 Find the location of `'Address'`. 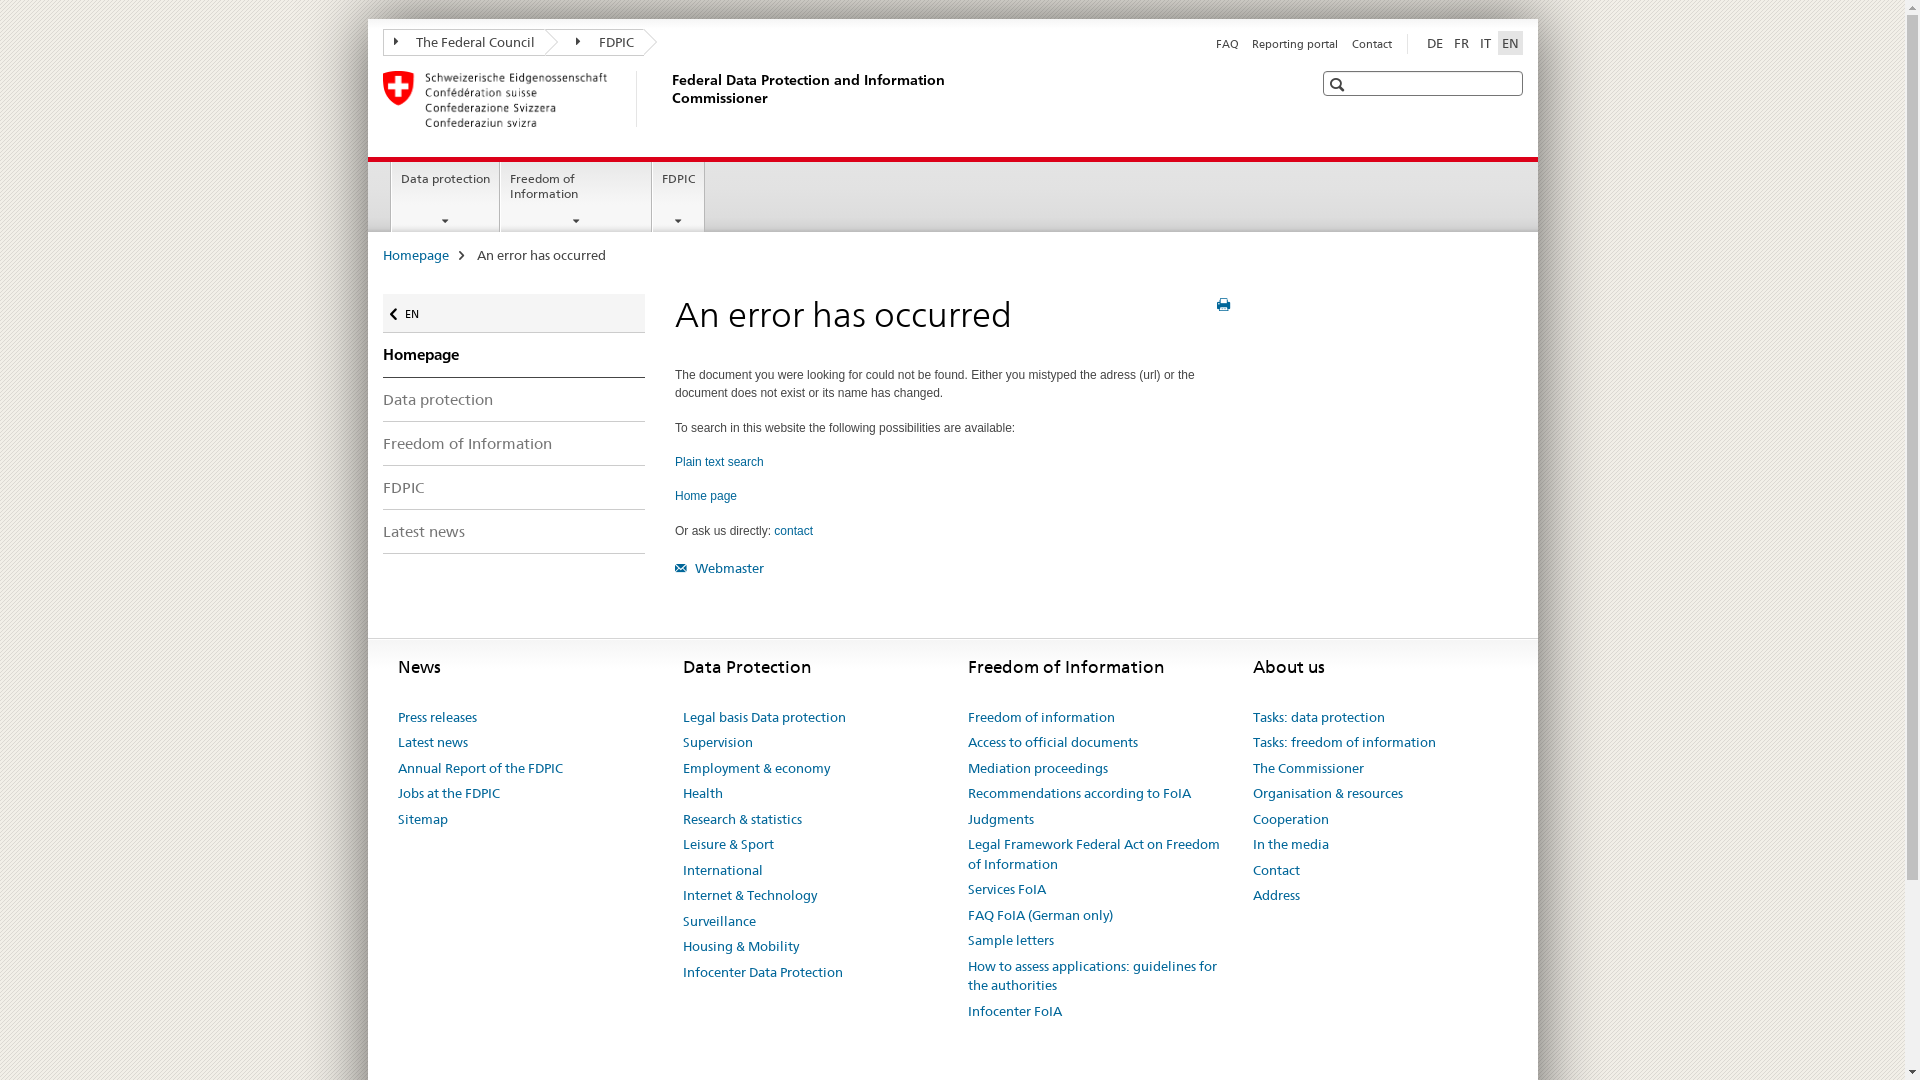

'Address' is located at coordinates (1274, 894).